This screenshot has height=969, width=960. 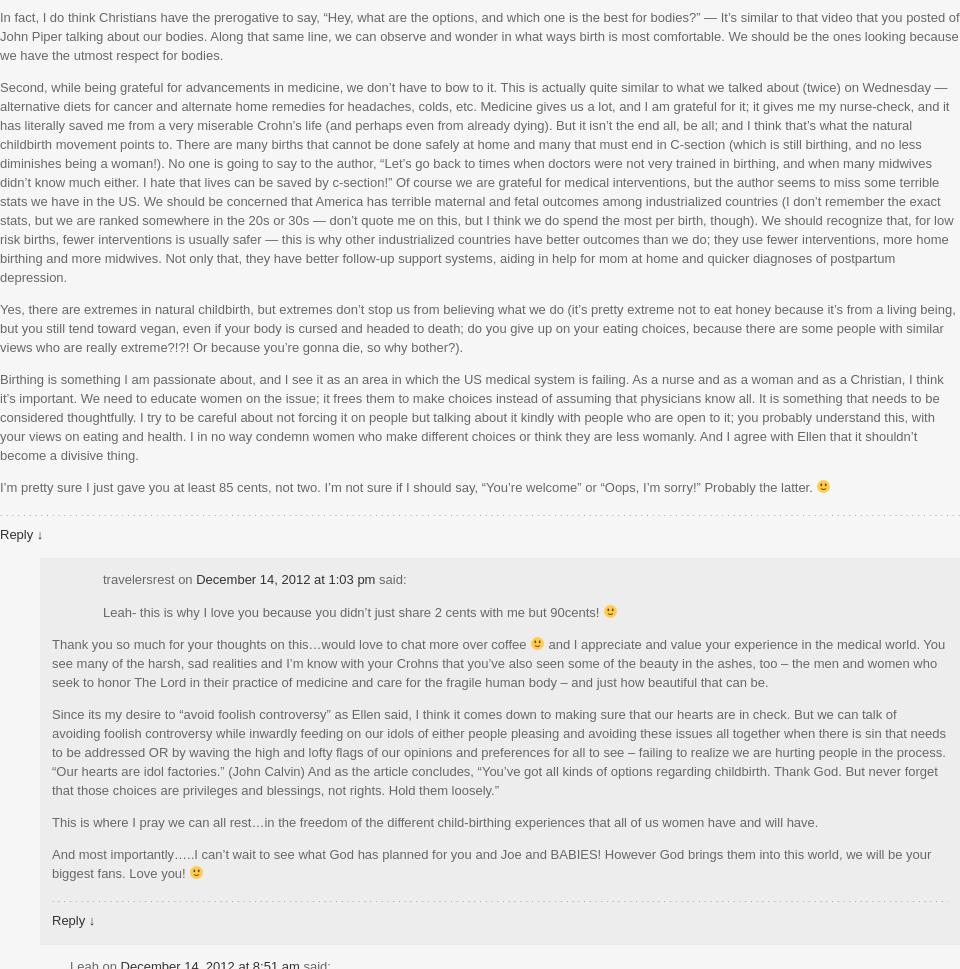 What do you see at coordinates (289, 643) in the screenshot?
I see `'Thank you so much for your thoughts on this…would love to chat more over coffee'` at bounding box center [289, 643].